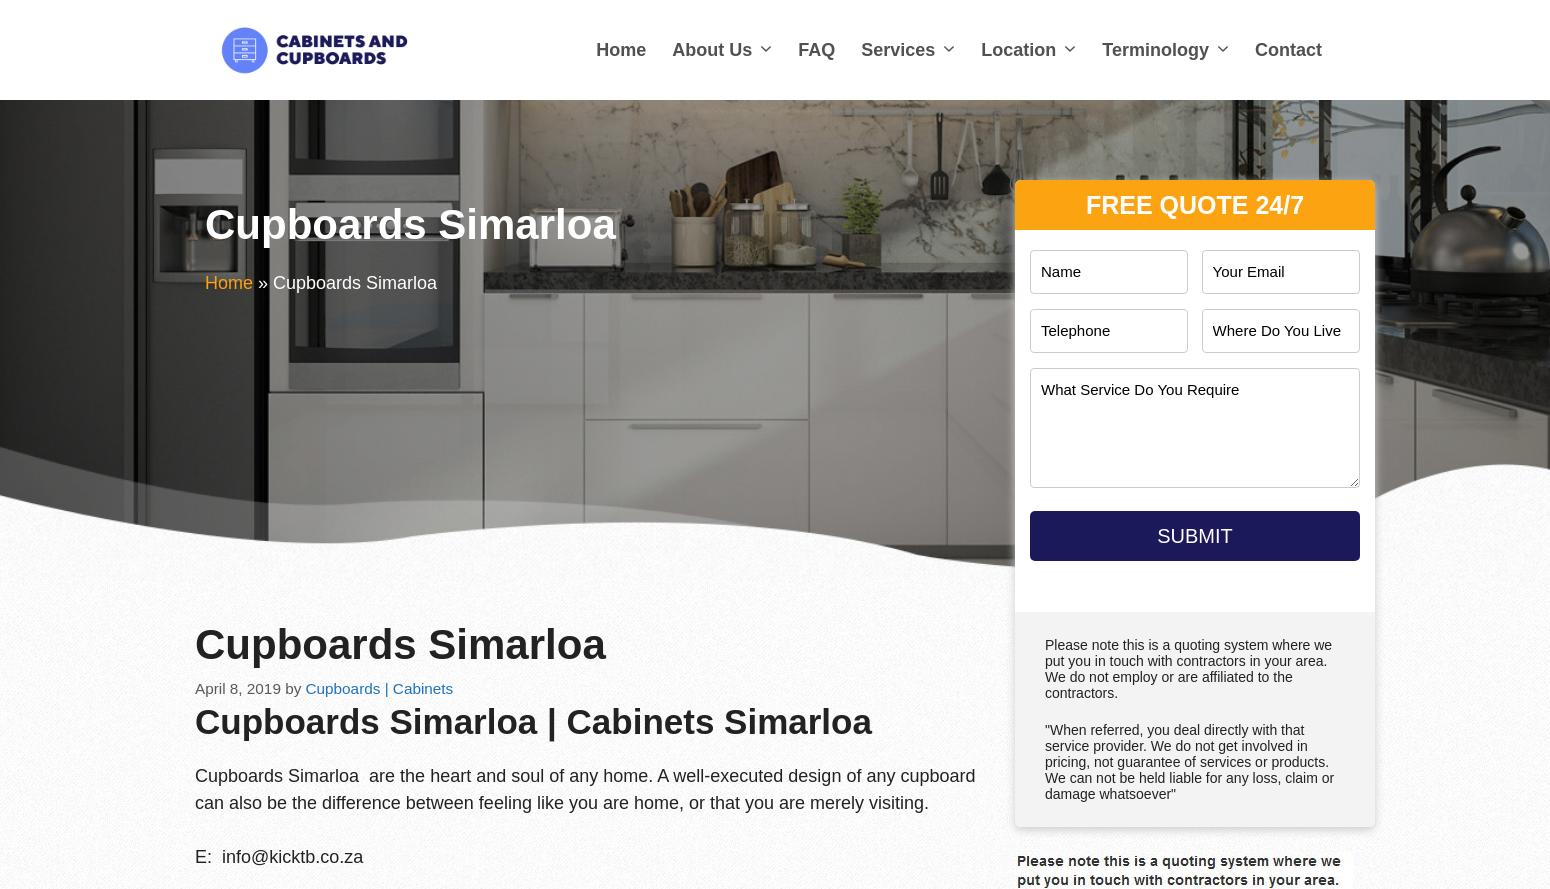 The height and width of the screenshot is (889, 1550). What do you see at coordinates (193, 688) in the screenshot?
I see `'April 8, 2019'` at bounding box center [193, 688].